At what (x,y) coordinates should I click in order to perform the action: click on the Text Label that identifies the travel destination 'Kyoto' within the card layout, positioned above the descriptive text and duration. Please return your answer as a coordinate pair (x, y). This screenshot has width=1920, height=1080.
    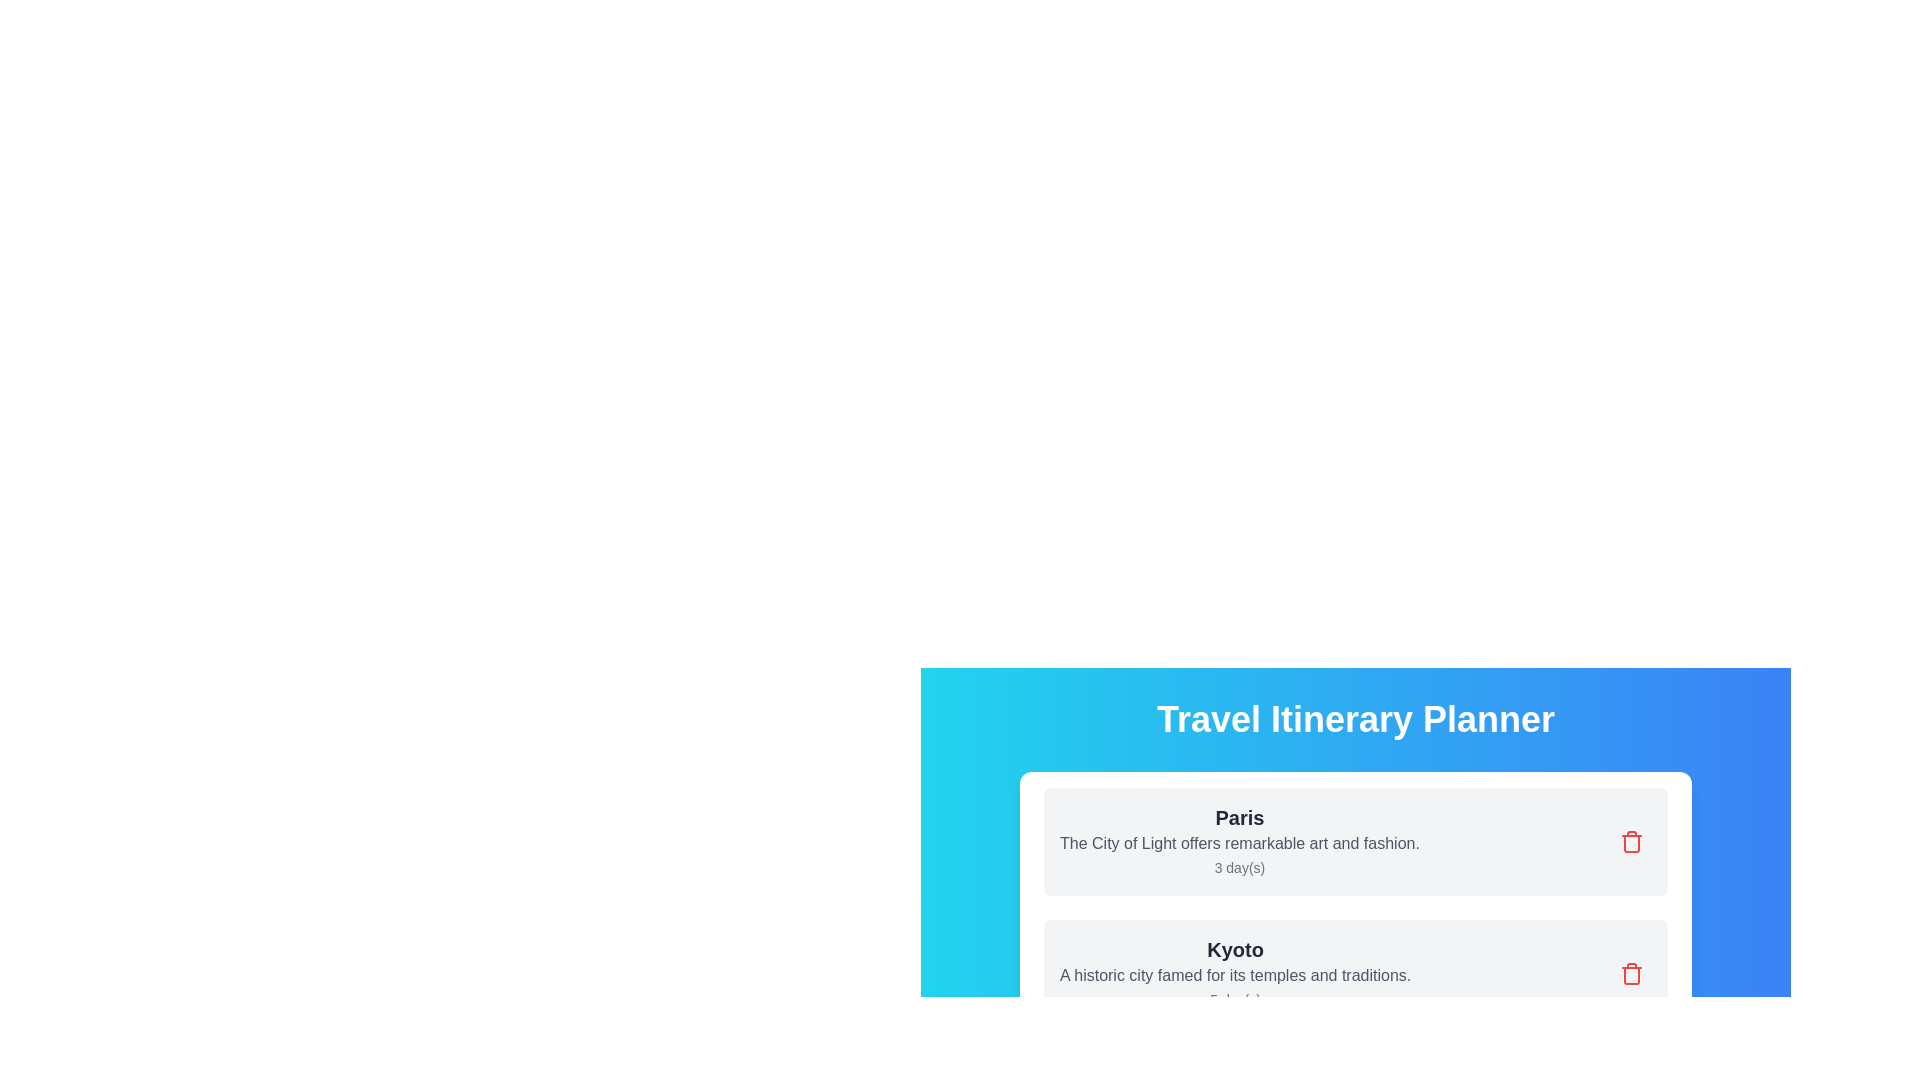
    Looking at the image, I should click on (1234, 948).